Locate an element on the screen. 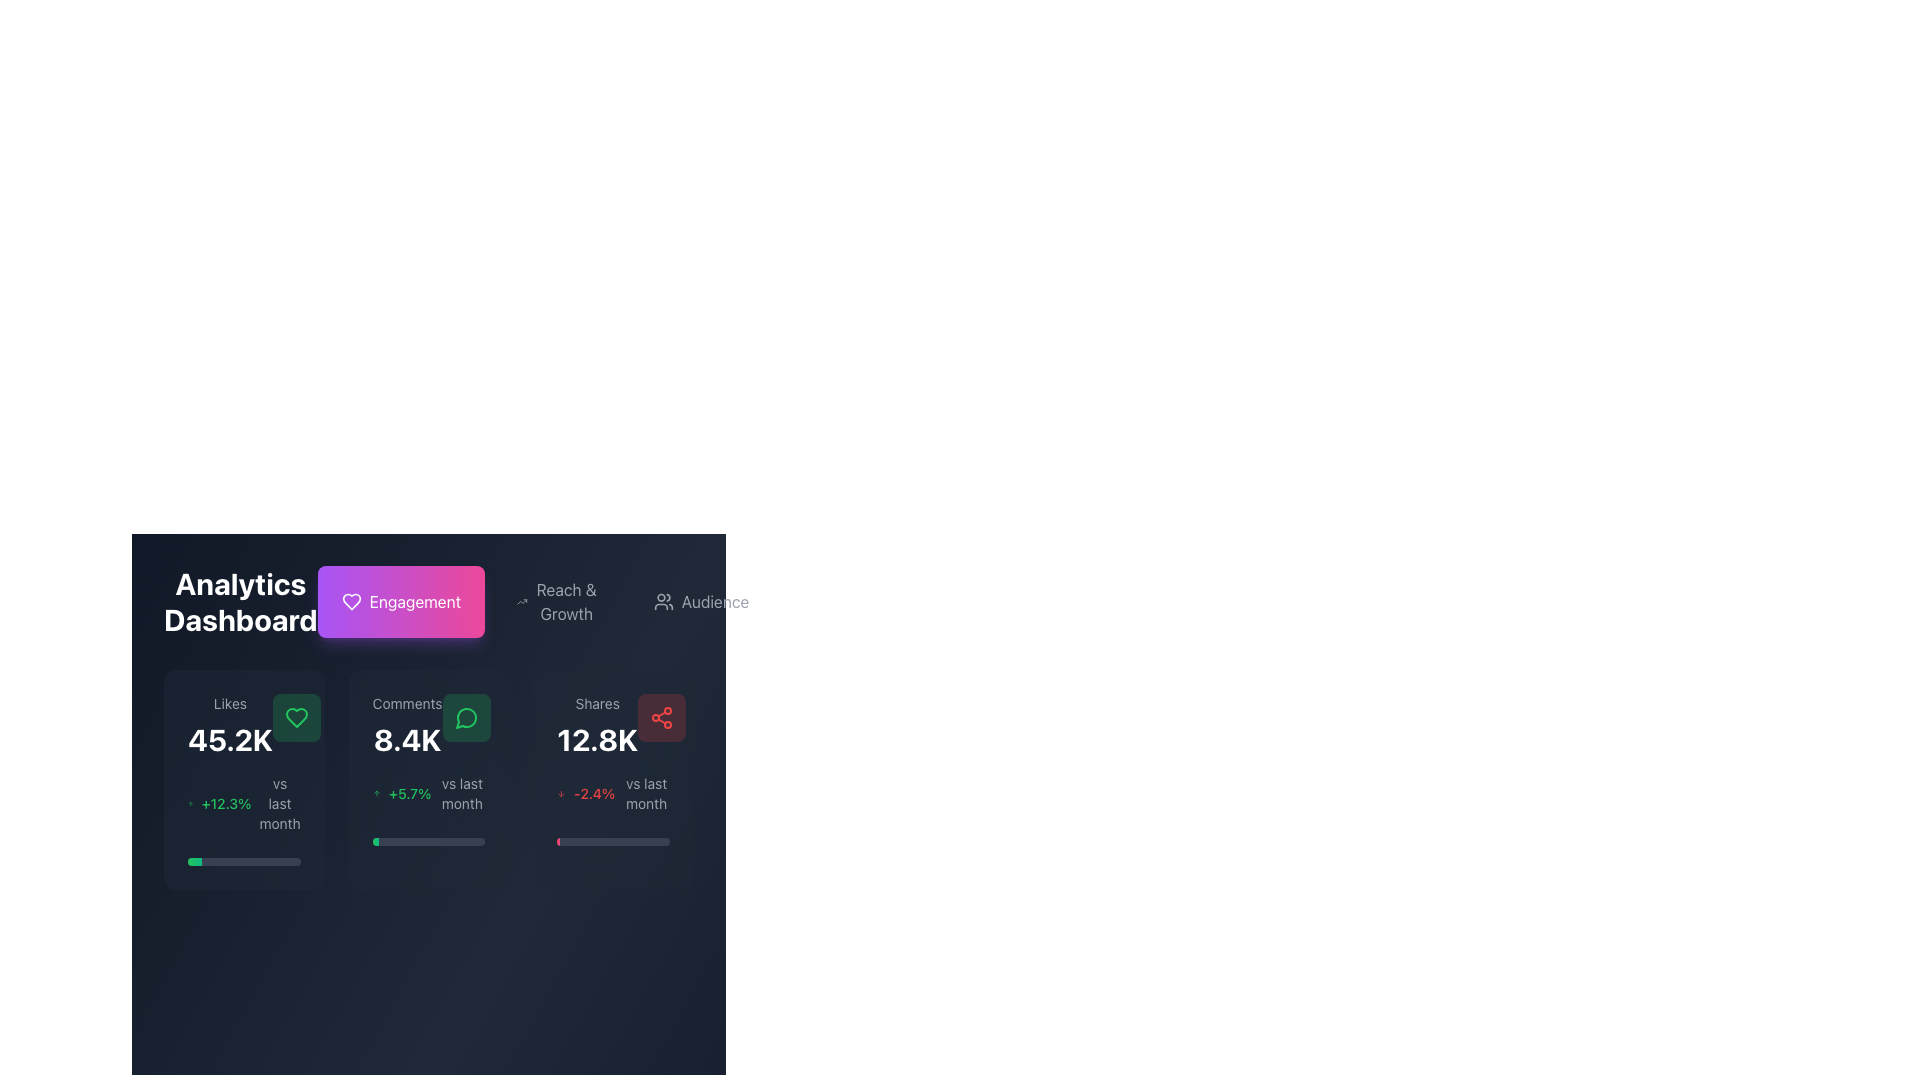  the comments icon located in the 'Comments' section of the analytics dashboard, which is visually represented within the tile labeled '8.4K' is located at coordinates (465, 716).